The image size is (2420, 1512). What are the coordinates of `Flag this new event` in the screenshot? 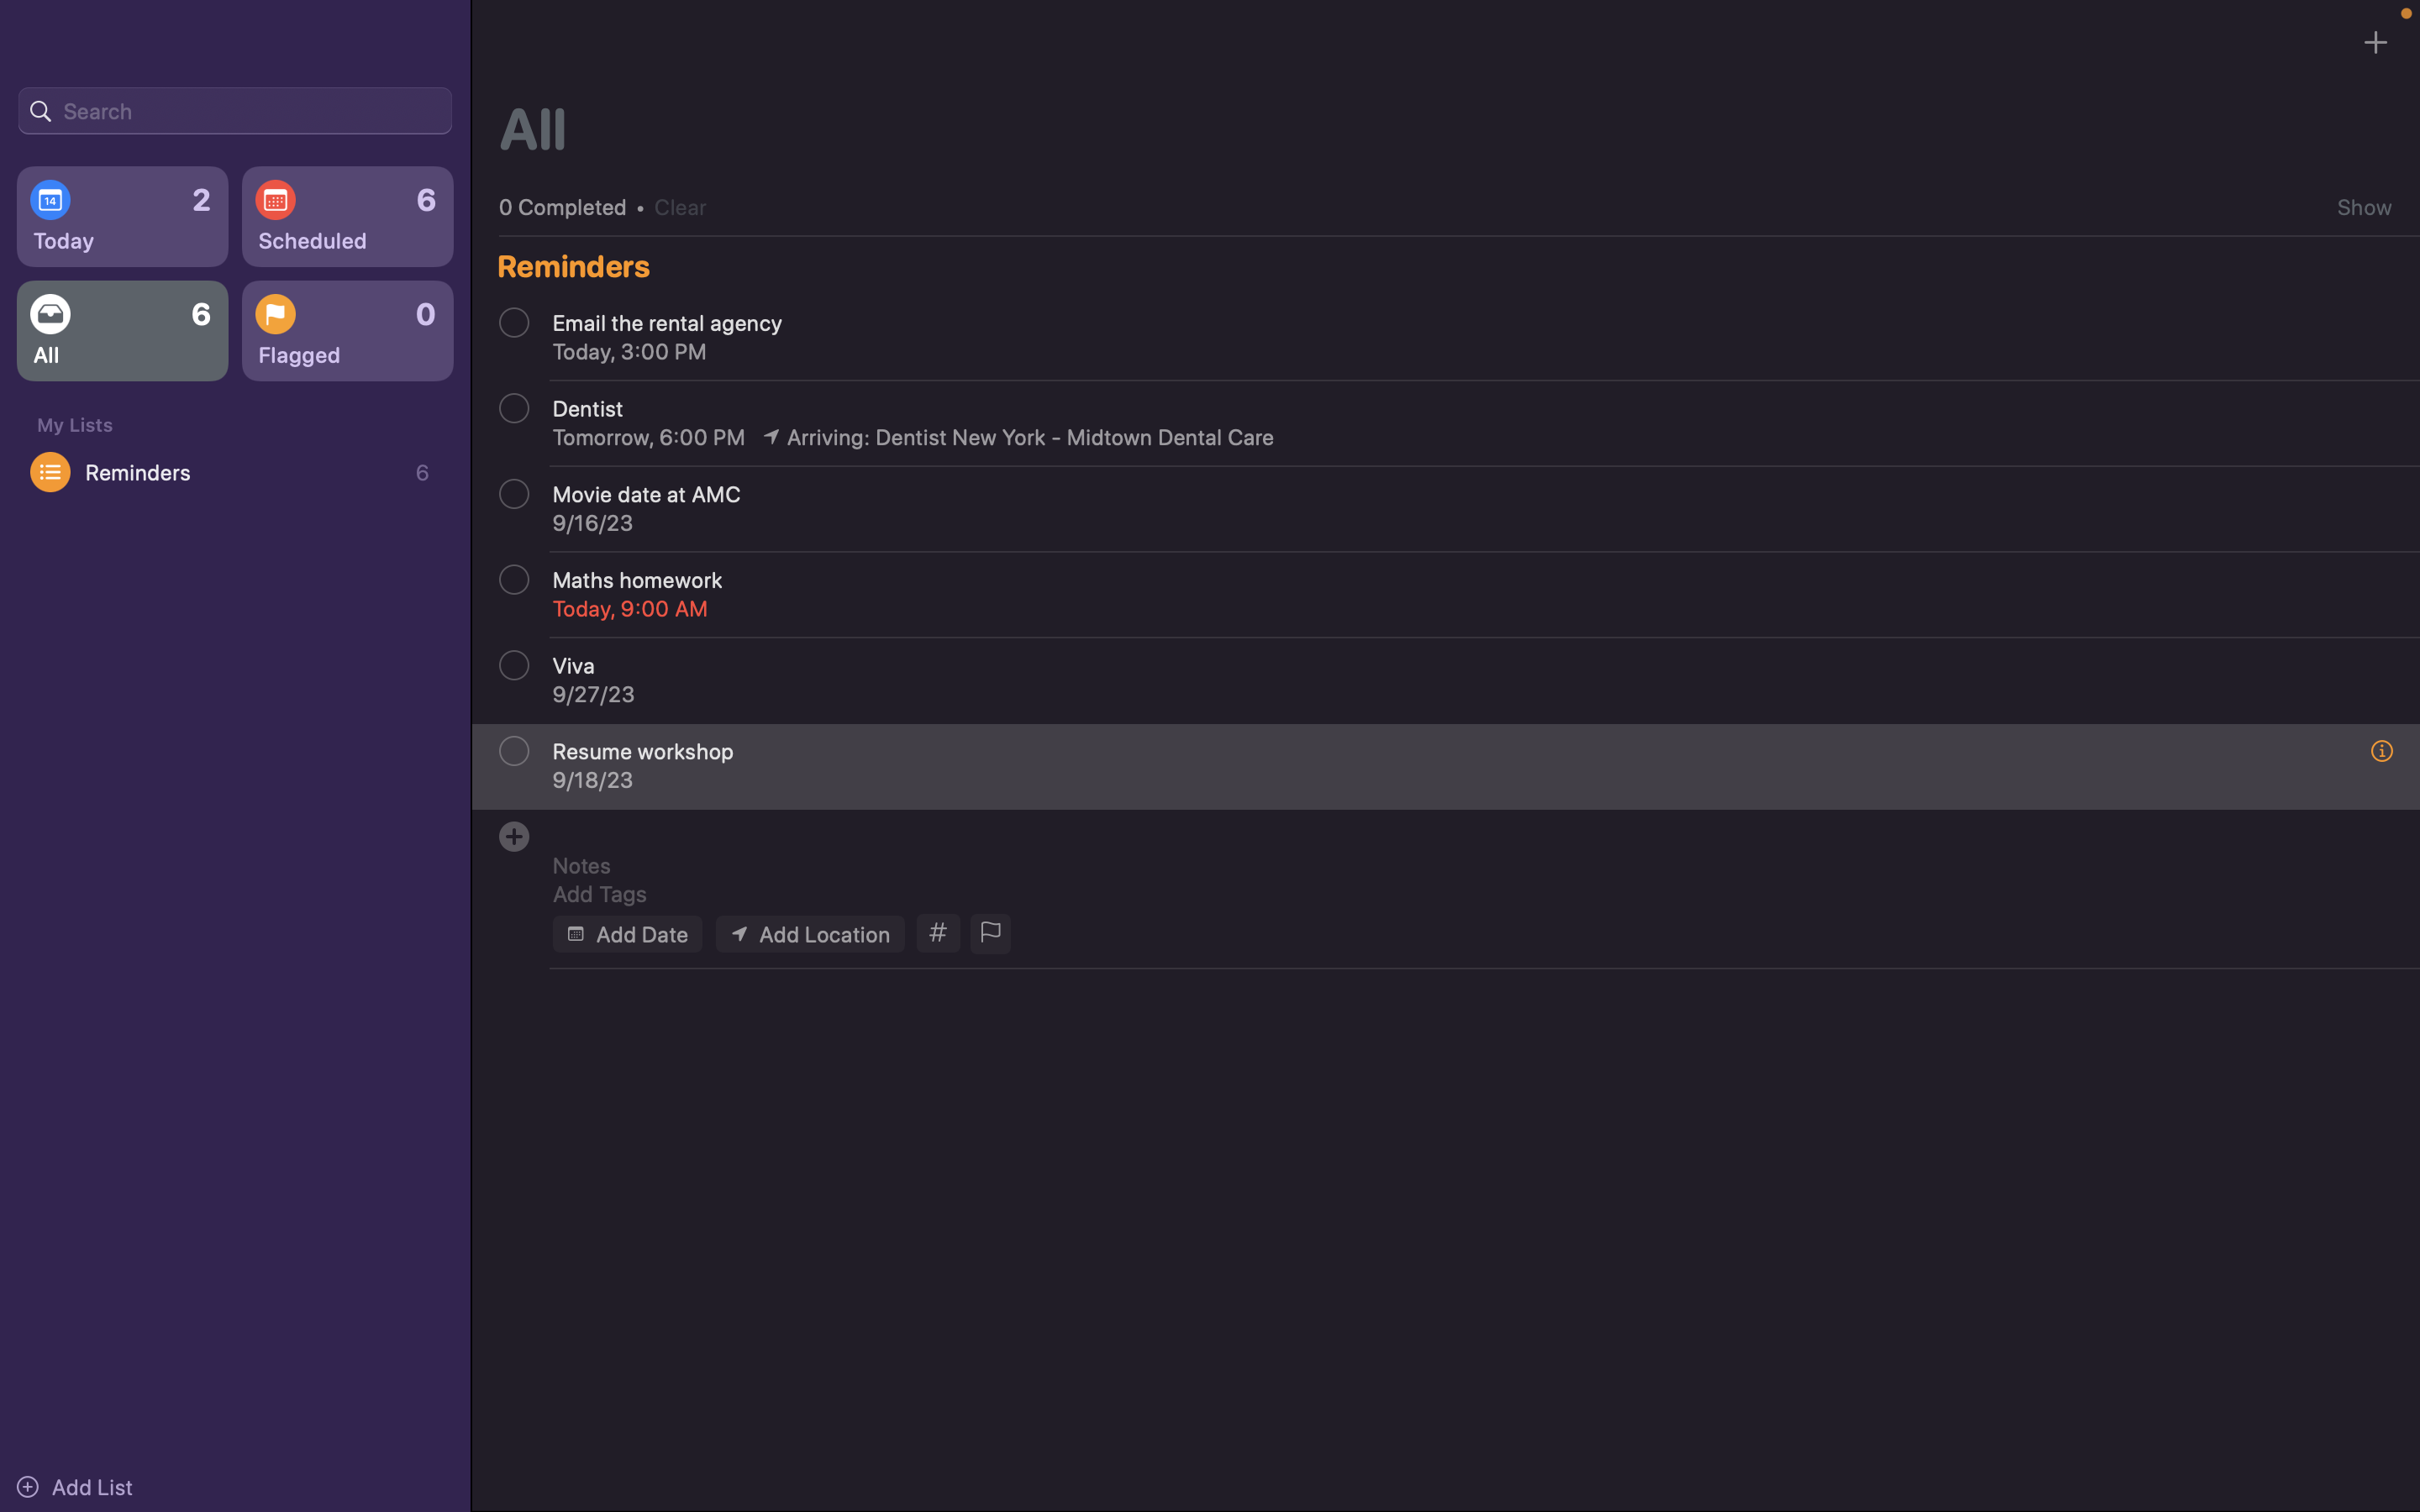 It's located at (988, 934).